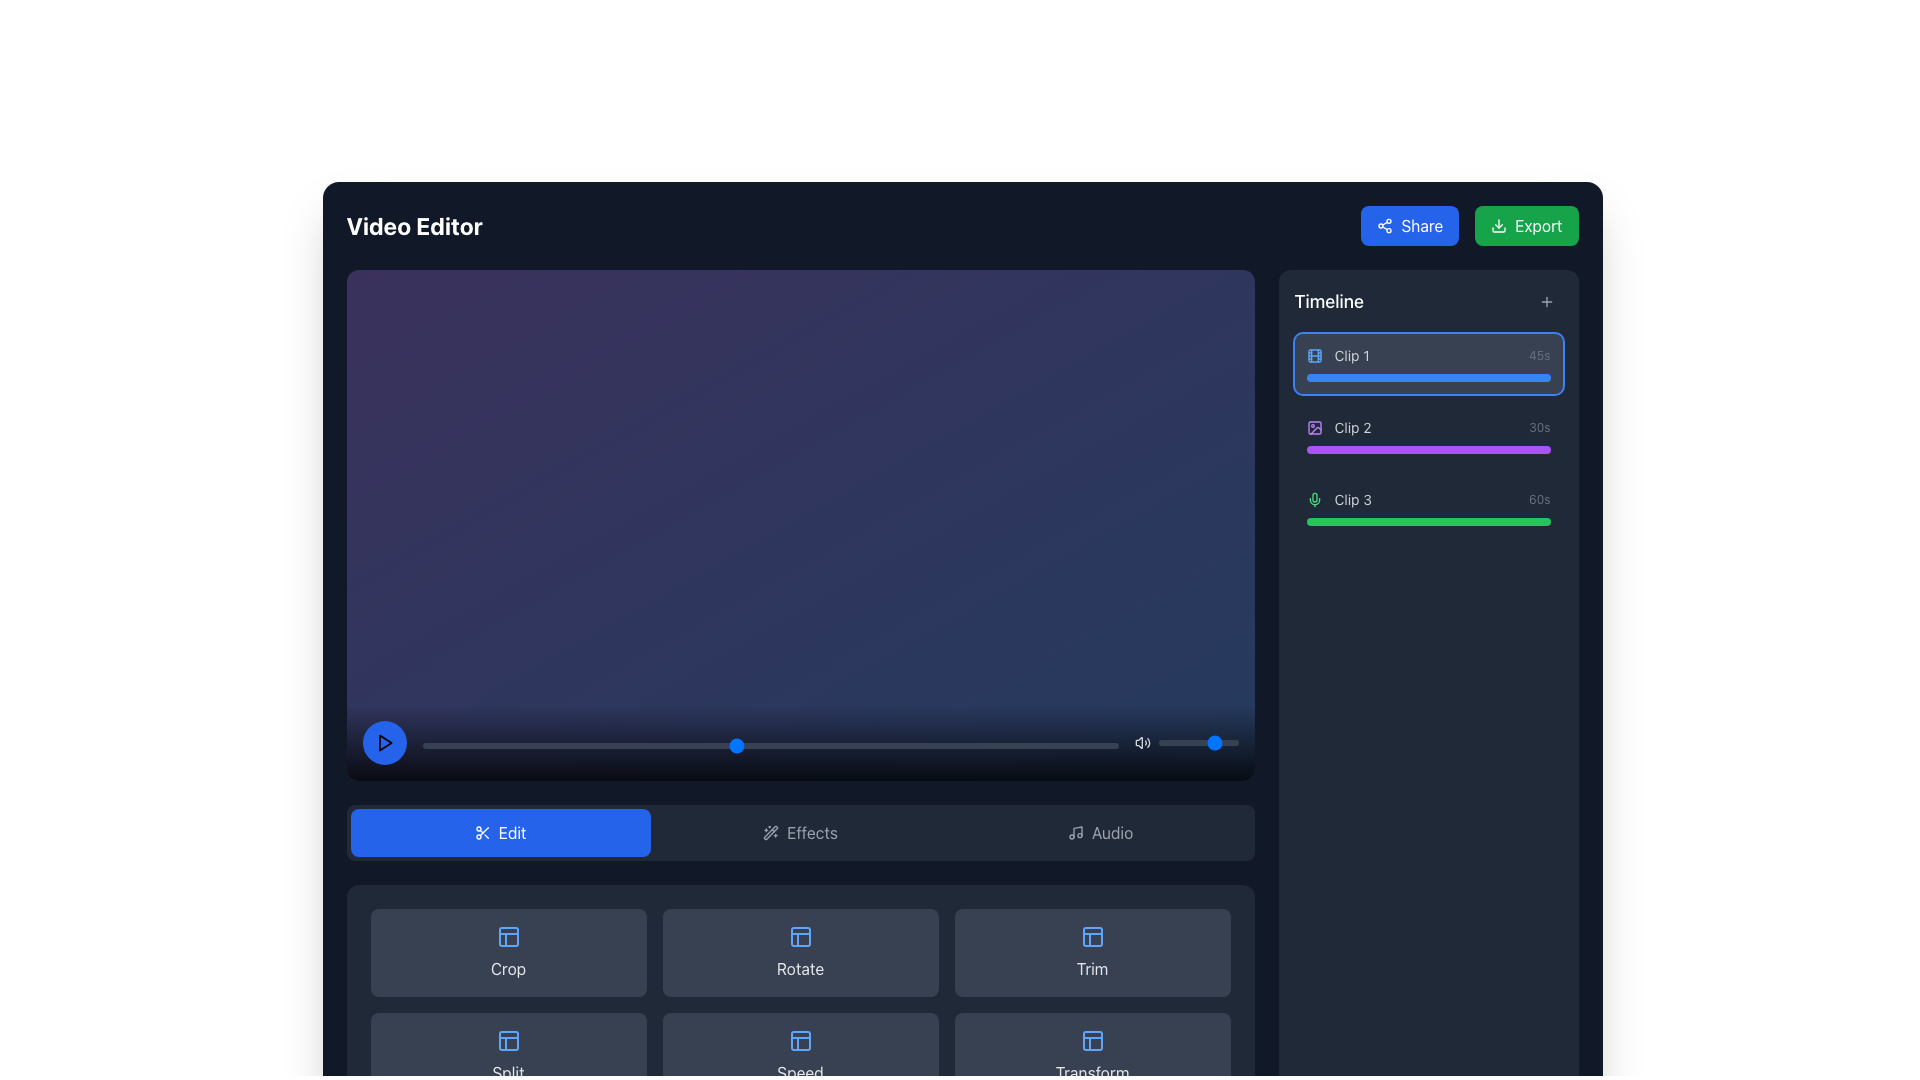 The width and height of the screenshot is (1920, 1080). What do you see at coordinates (1427, 520) in the screenshot?
I see `the Progress bar located in the Timeline section, directly below Clip 3 and the microphone icon, to indicate the current status of the clip's advancement` at bounding box center [1427, 520].